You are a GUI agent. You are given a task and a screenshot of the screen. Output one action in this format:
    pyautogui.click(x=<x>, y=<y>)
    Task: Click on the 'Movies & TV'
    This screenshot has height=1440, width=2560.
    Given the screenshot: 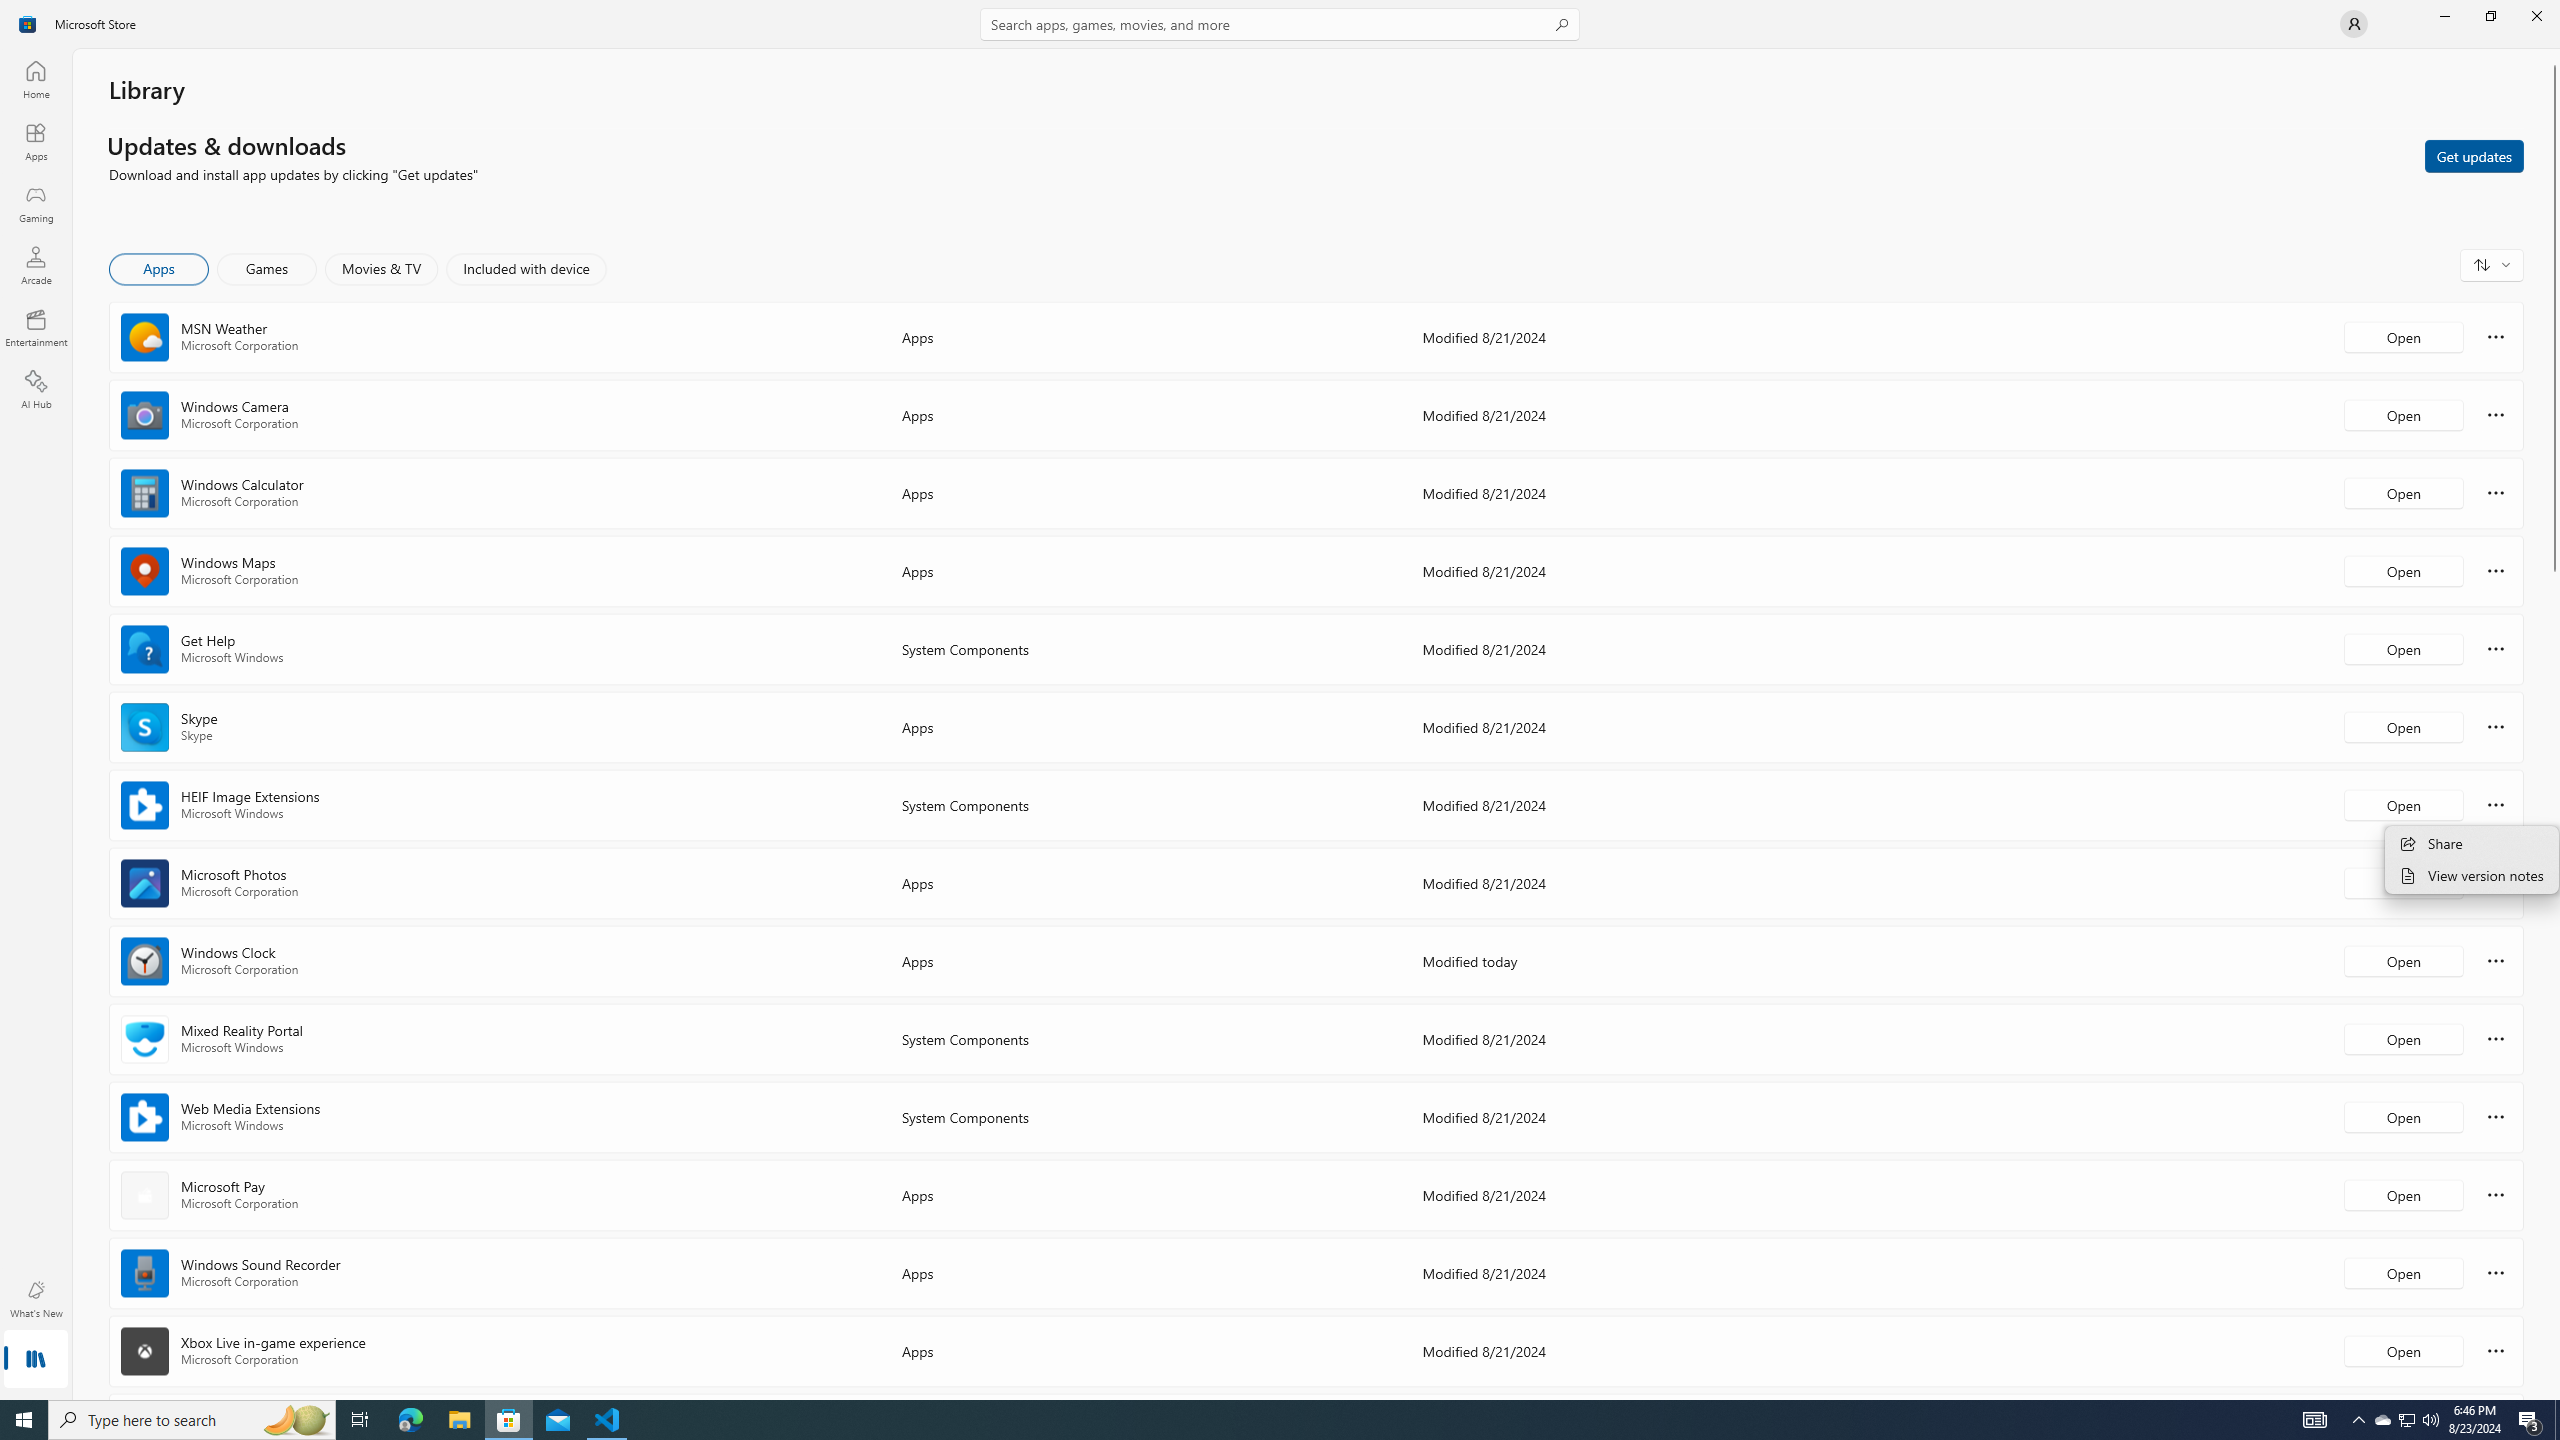 What is the action you would take?
    pyautogui.click(x=380, y=268)
    